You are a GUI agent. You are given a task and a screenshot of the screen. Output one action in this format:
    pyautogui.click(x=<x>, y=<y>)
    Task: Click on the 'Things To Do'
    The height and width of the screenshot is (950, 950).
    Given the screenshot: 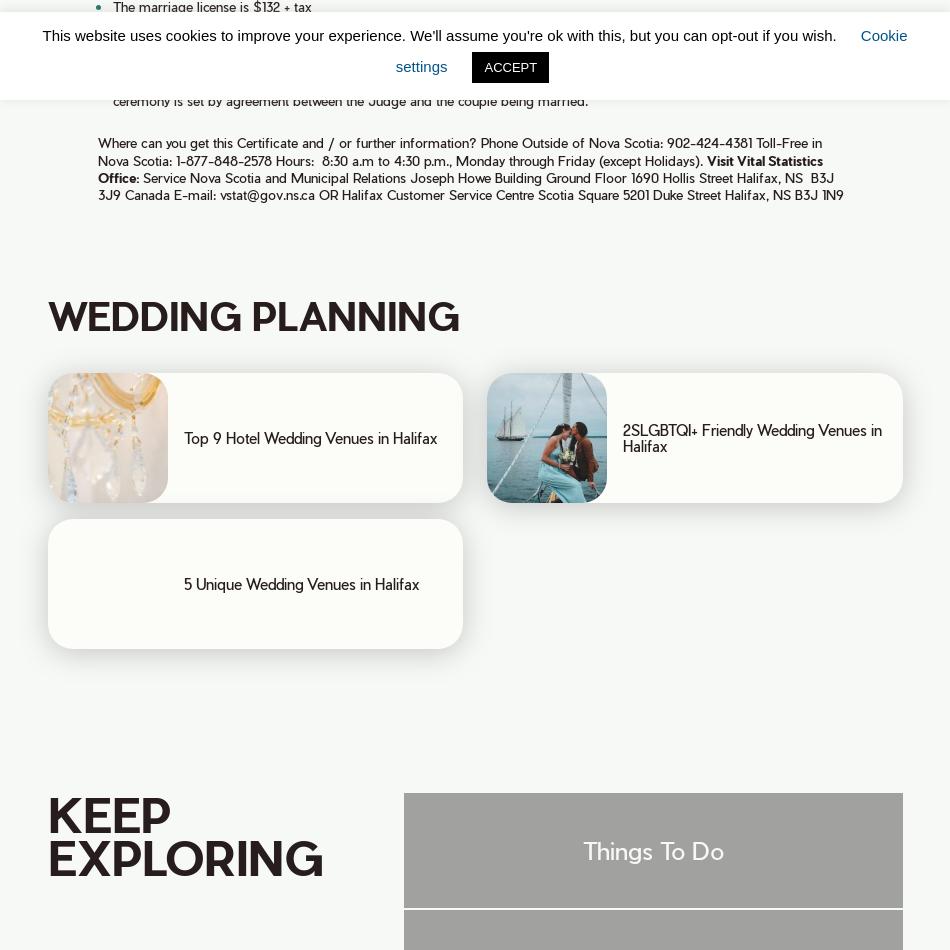 What is the action you would take?
    pyautogui.click(x=652, y=848)
    